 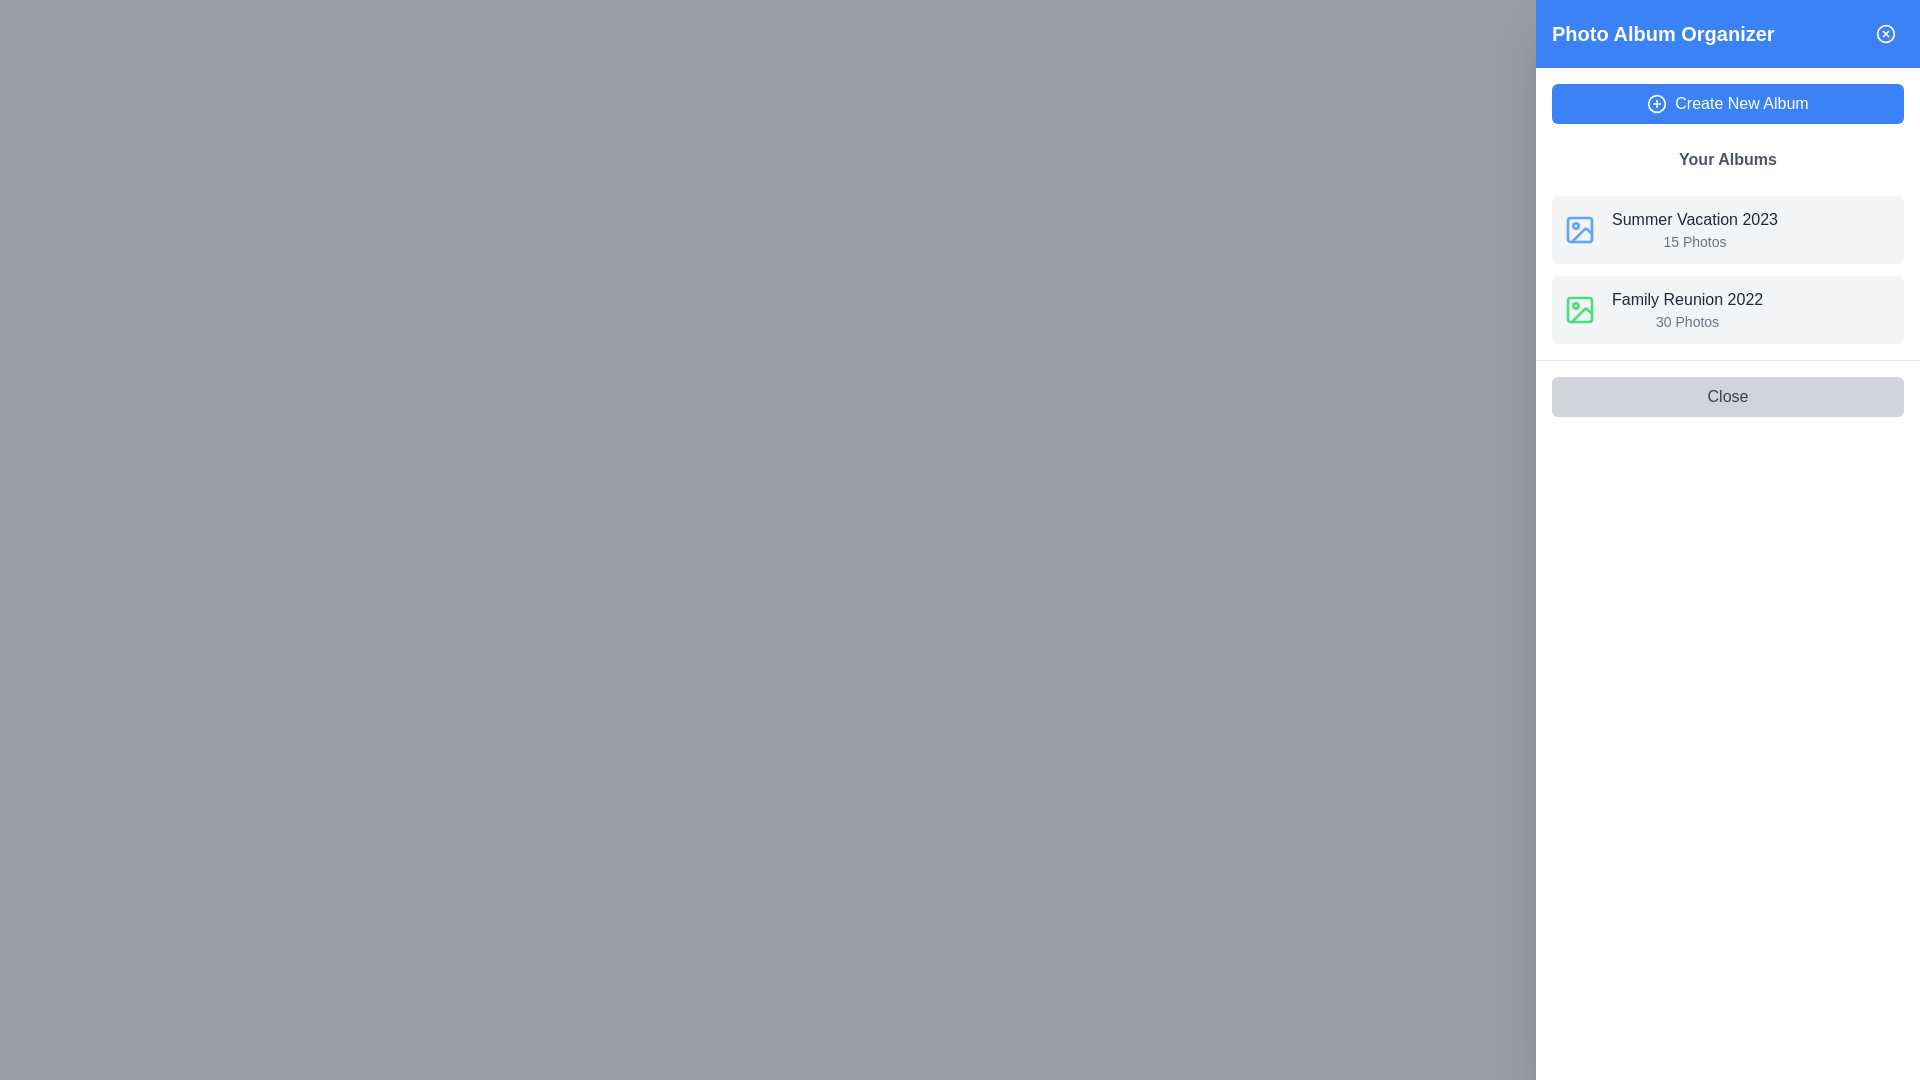 I want to click on the text label indicating the number of photos in the 'Family Reunion 2022' album located in the 'Your Albums' section, so click(x=1686, y=320).